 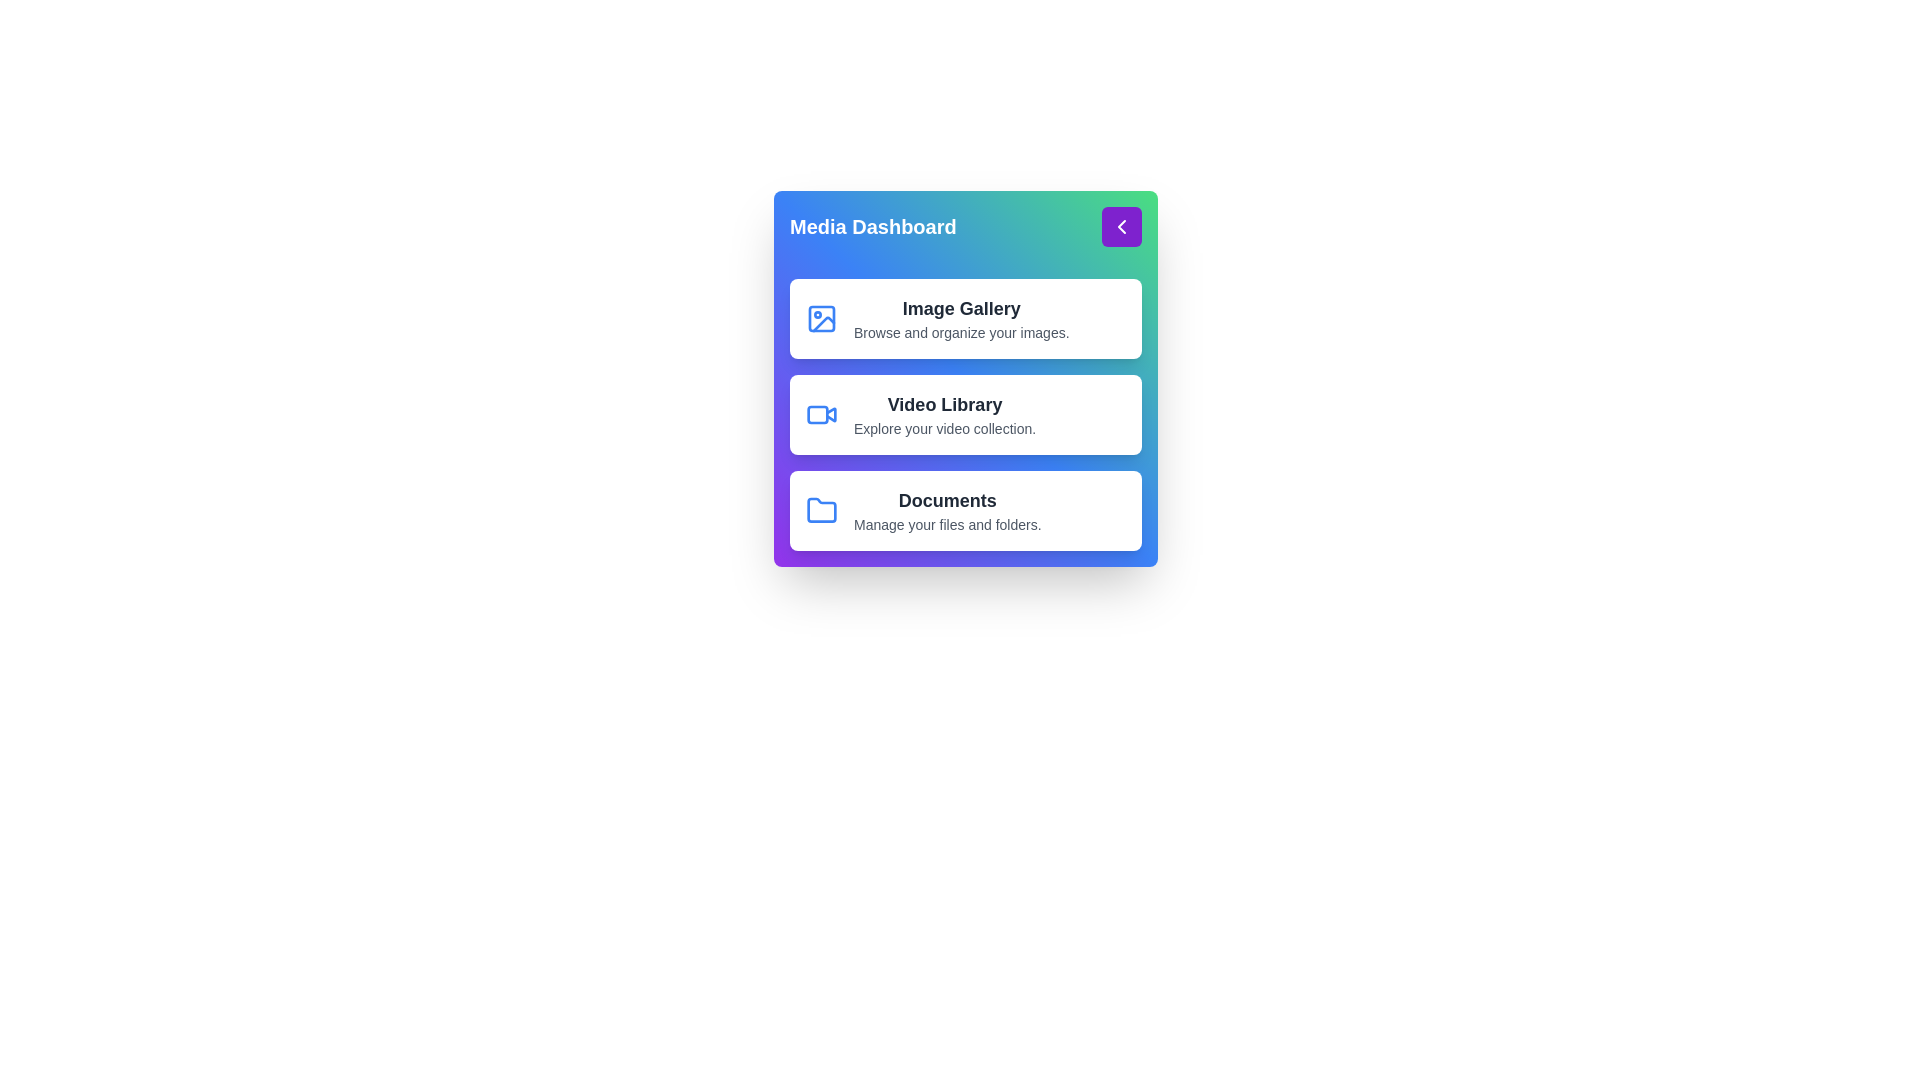 I want to click on the gallery option Image Gallery from the menu, so click(x=965, y=318).